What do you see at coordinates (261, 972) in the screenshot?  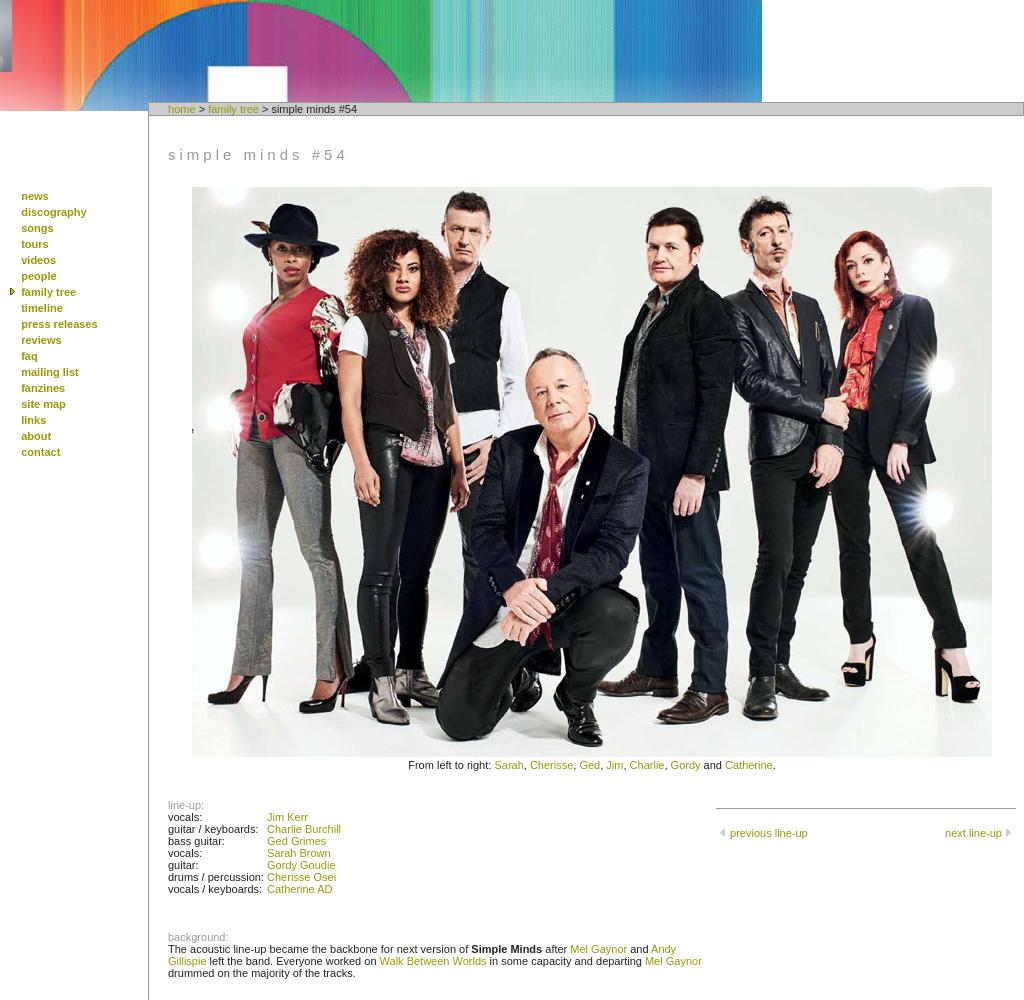 I see `'drummed on the majority of the tracks.'` at bounding box center [261, 972].